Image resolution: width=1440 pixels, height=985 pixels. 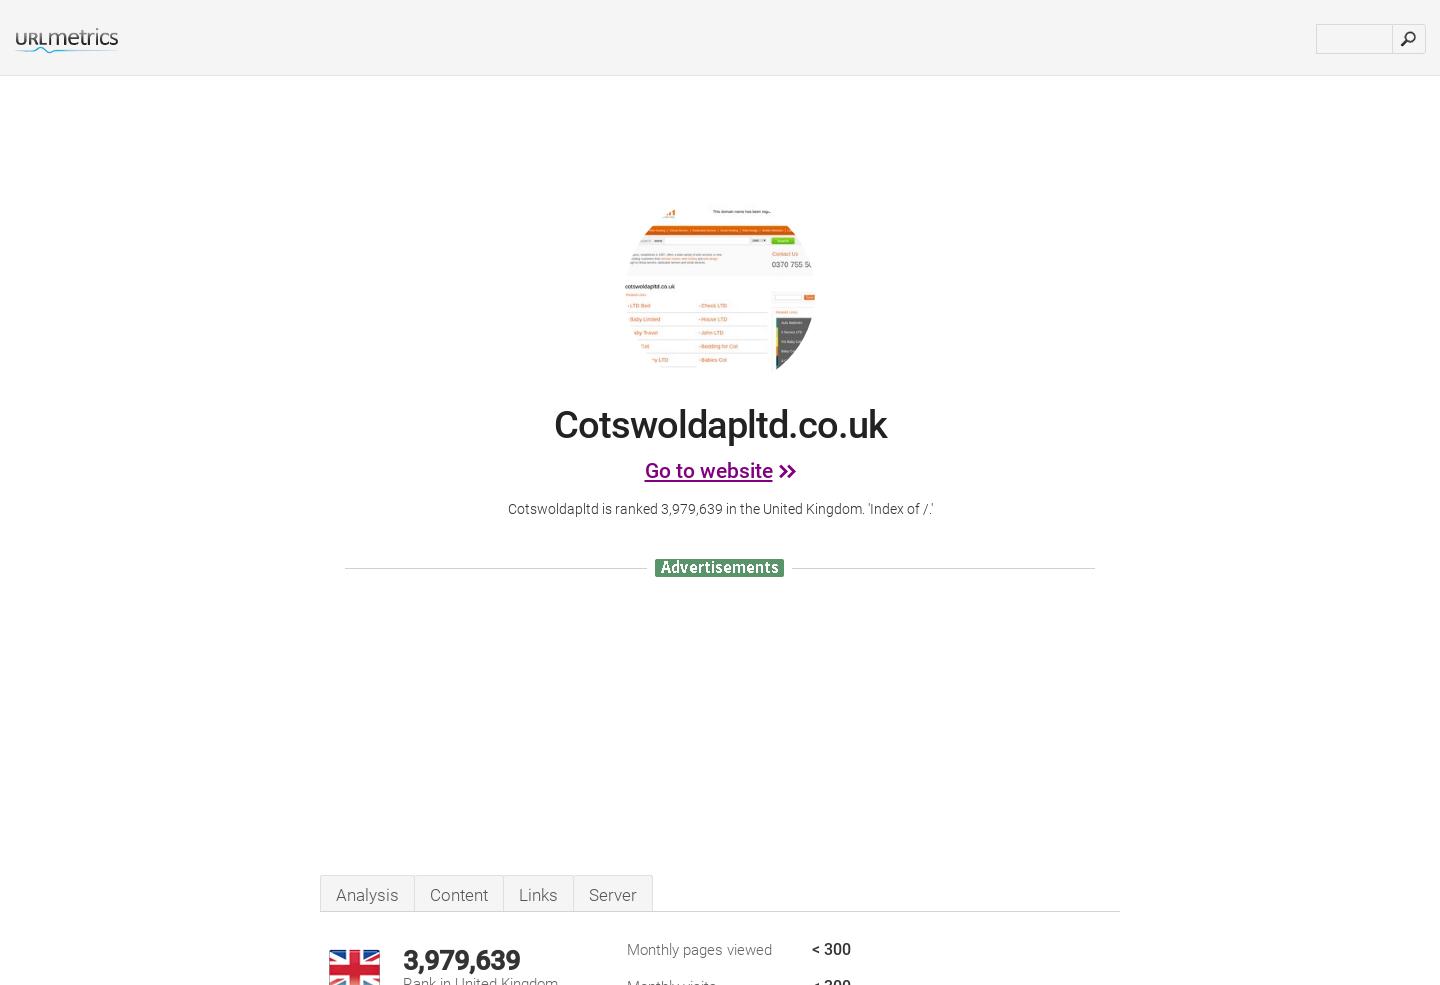 What do you see at coordinates (719, 424) in the screenshot?
I see `'Cotswoldapltd.co.uk'` at bounding box center [719, 424].